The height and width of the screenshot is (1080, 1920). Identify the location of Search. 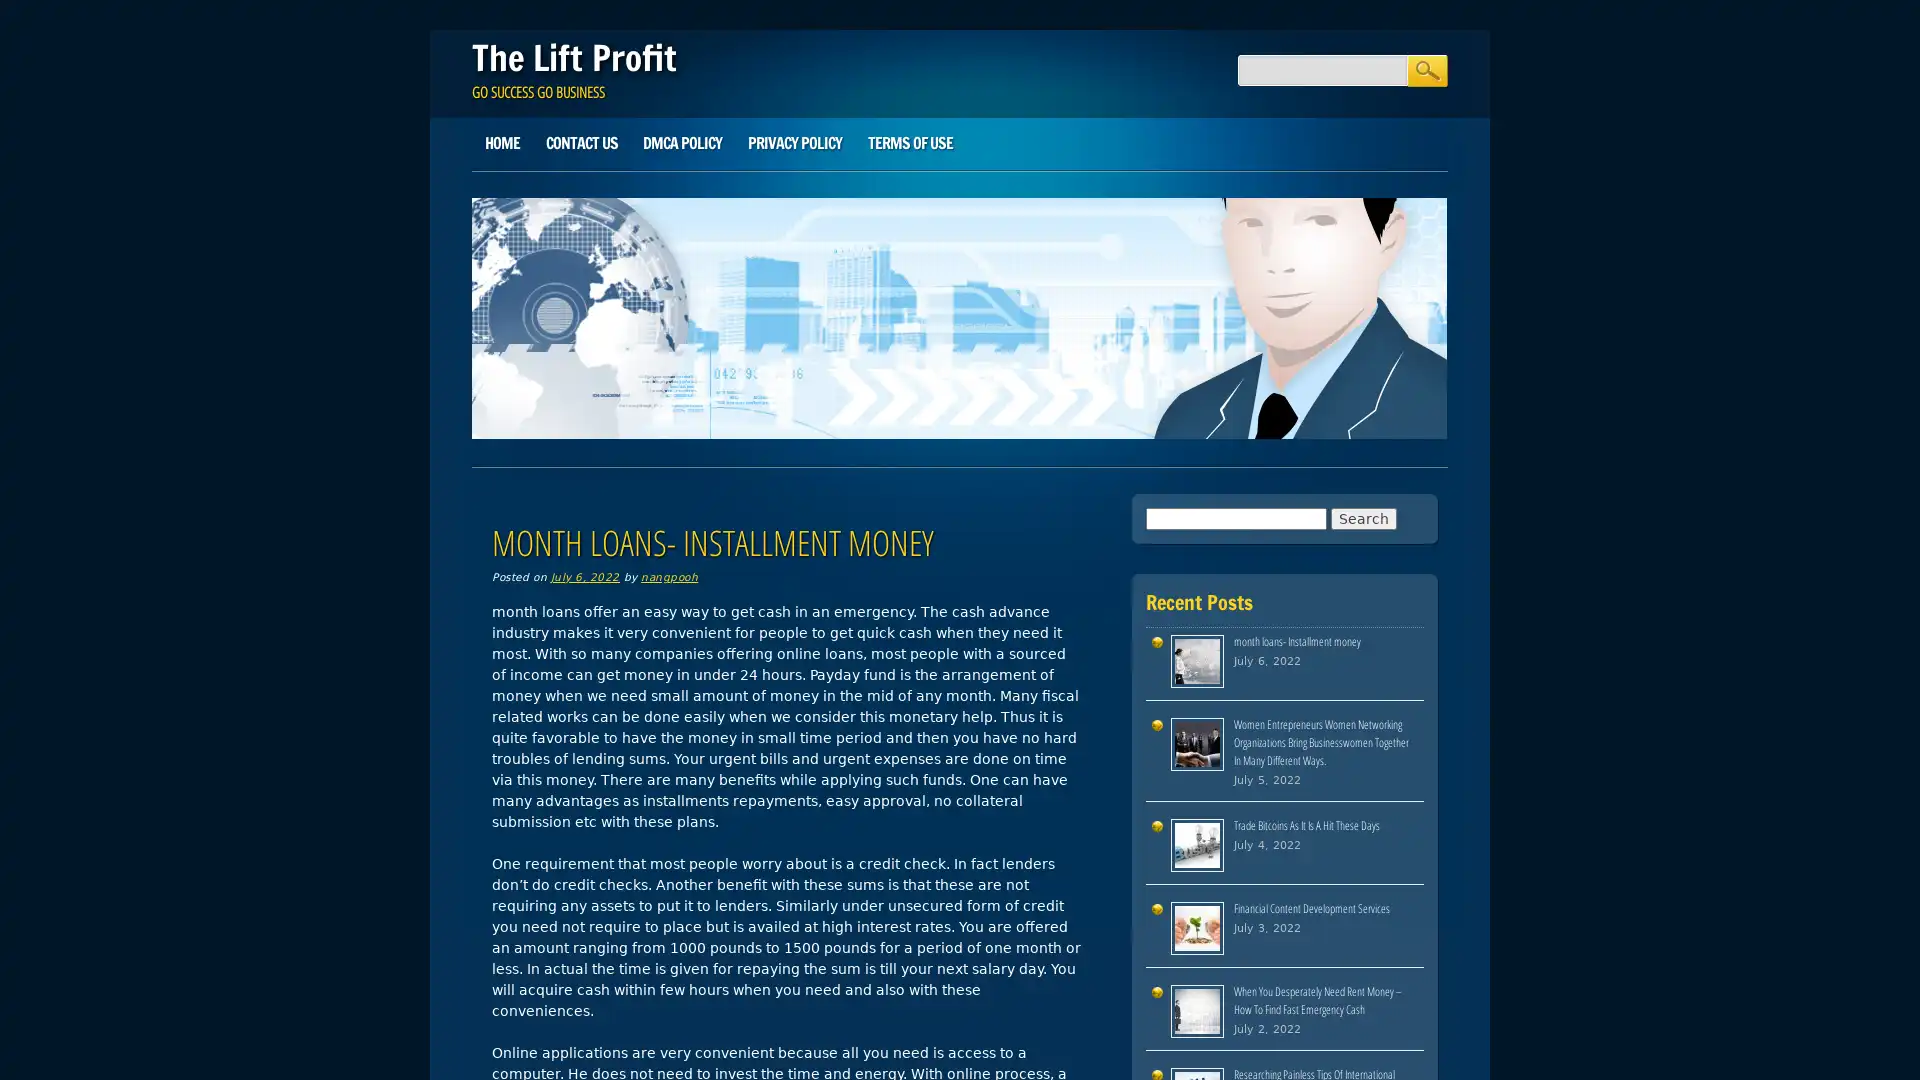
(1362, 516).